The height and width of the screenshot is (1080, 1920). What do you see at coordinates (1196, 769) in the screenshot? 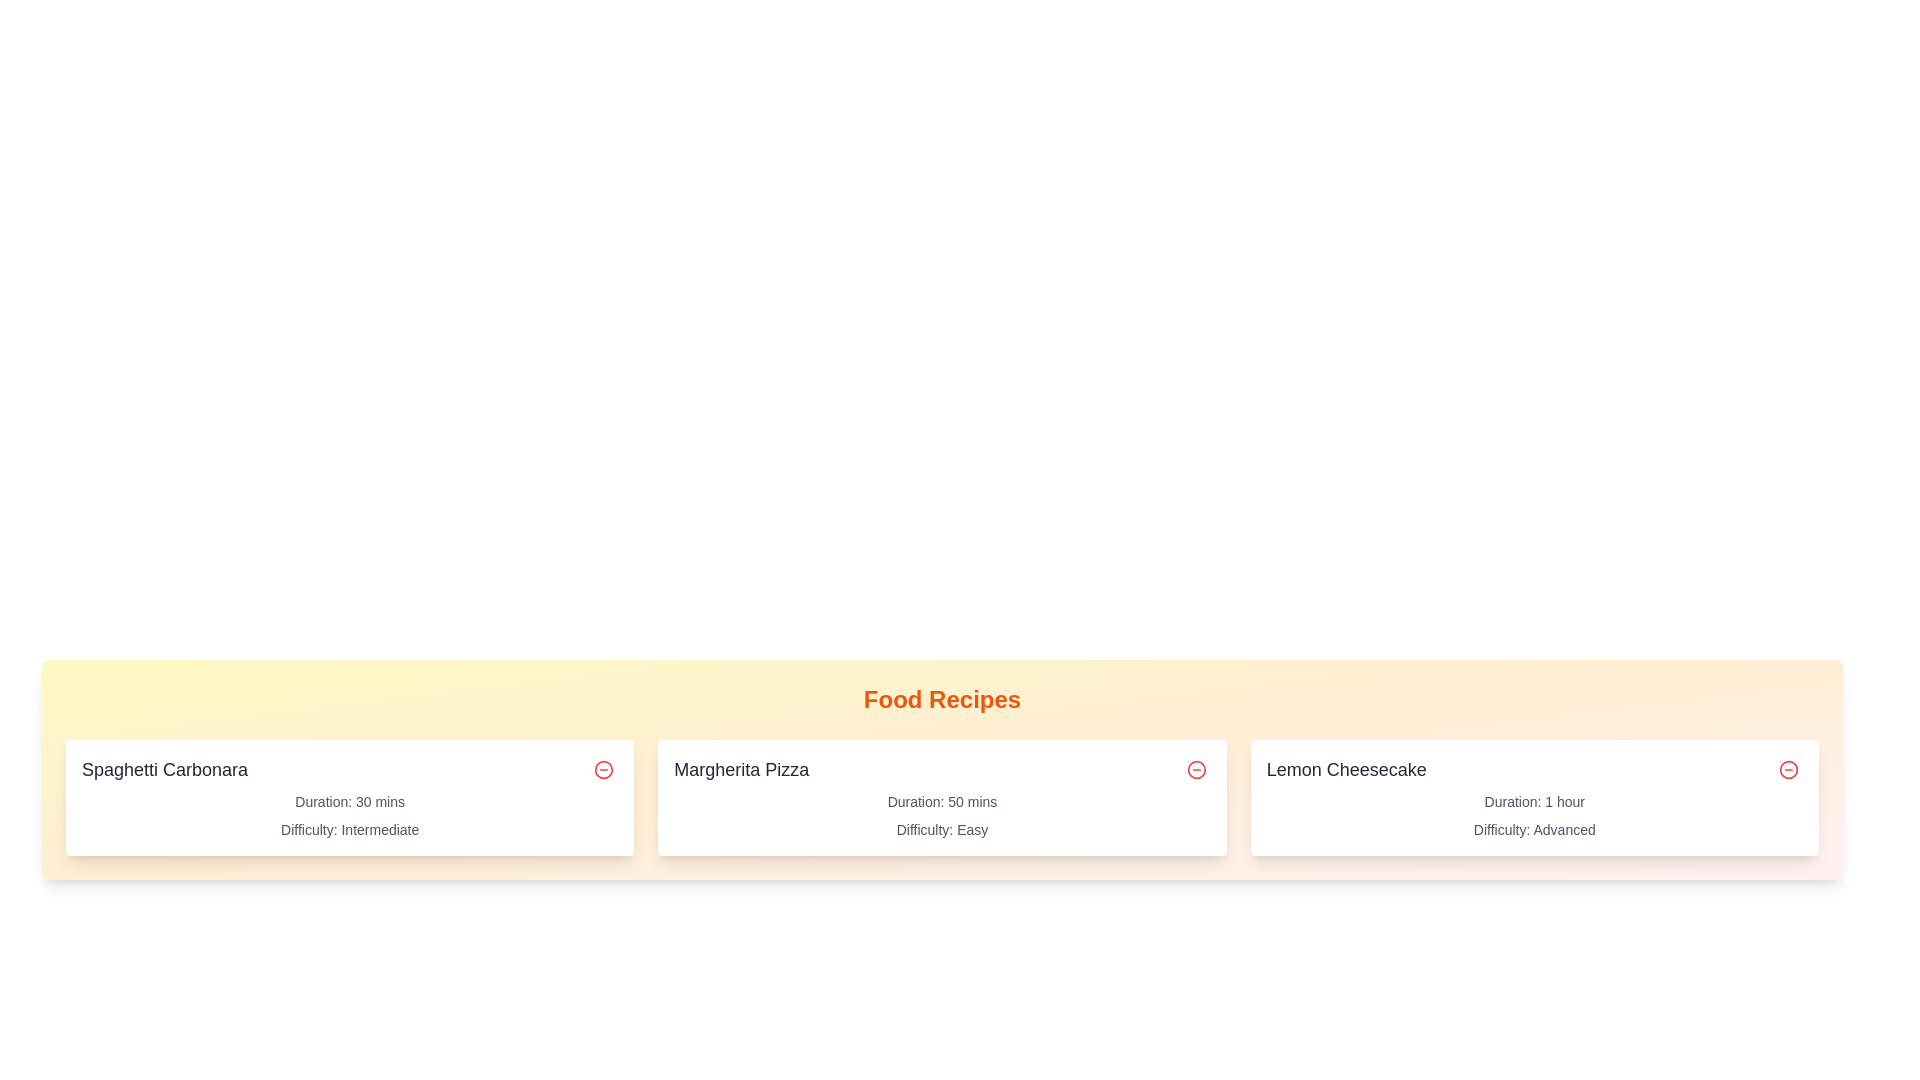
I see `the circular graphic of the minus icon for 'Margherita Pizza' in the 'Food Recipes' section by clicking on it` at bounding box center [1196, 769].